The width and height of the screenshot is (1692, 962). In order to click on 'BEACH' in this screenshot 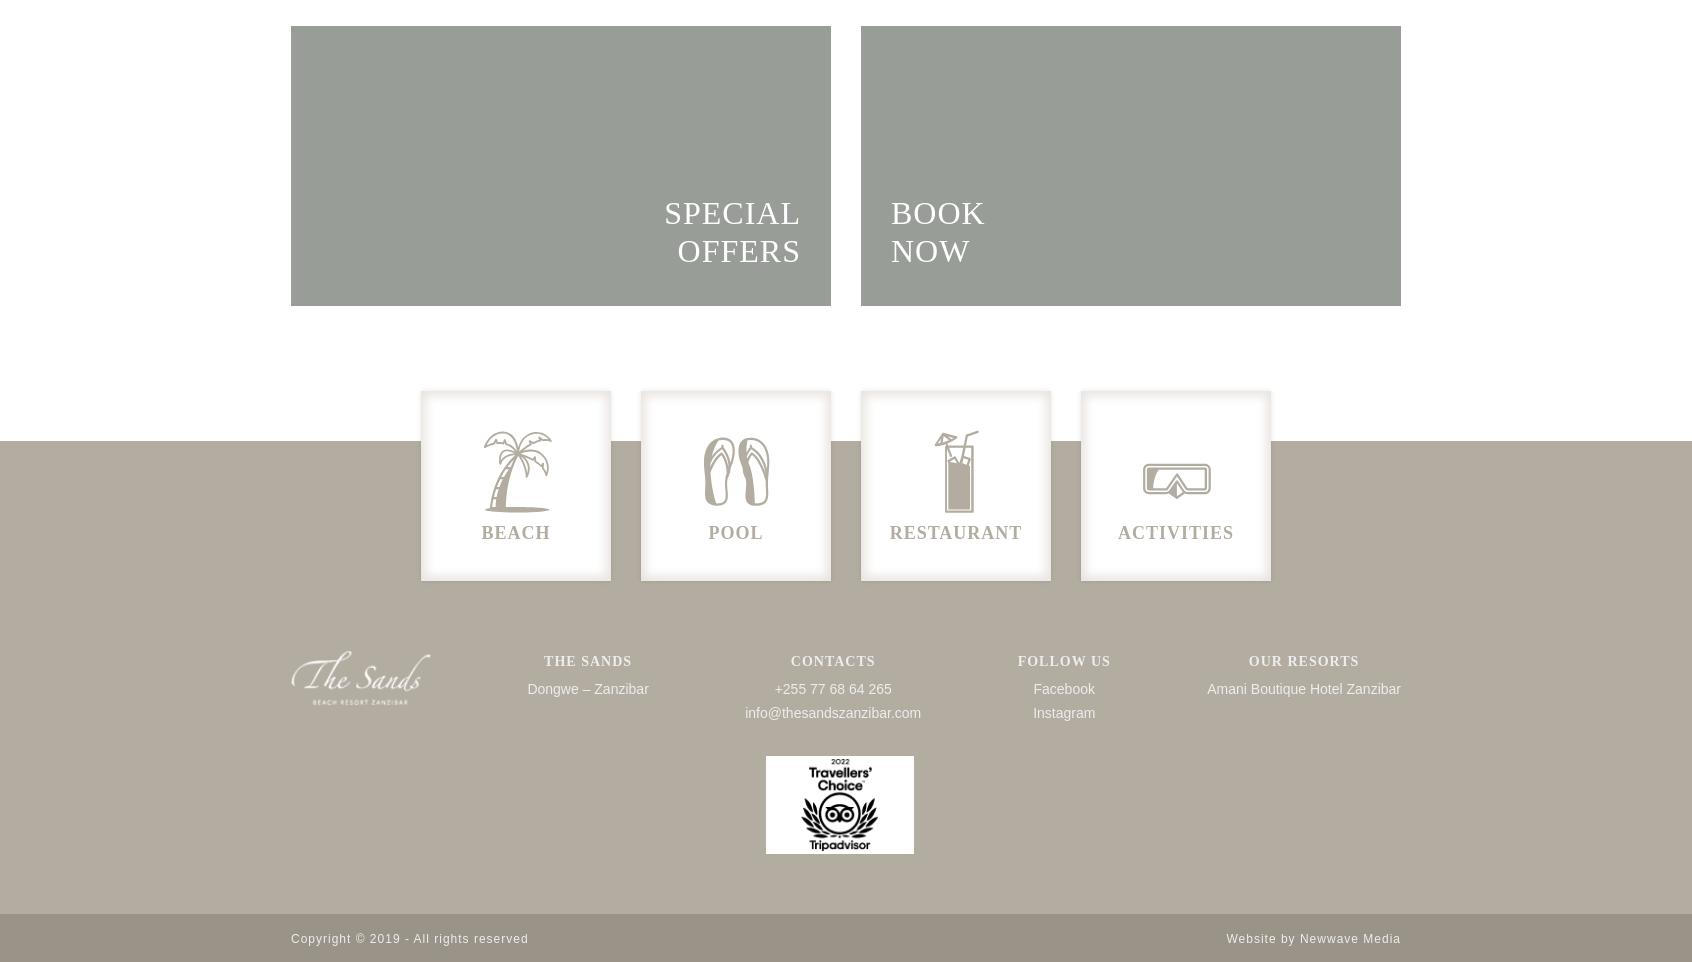, I will do `click(515, 533)`.